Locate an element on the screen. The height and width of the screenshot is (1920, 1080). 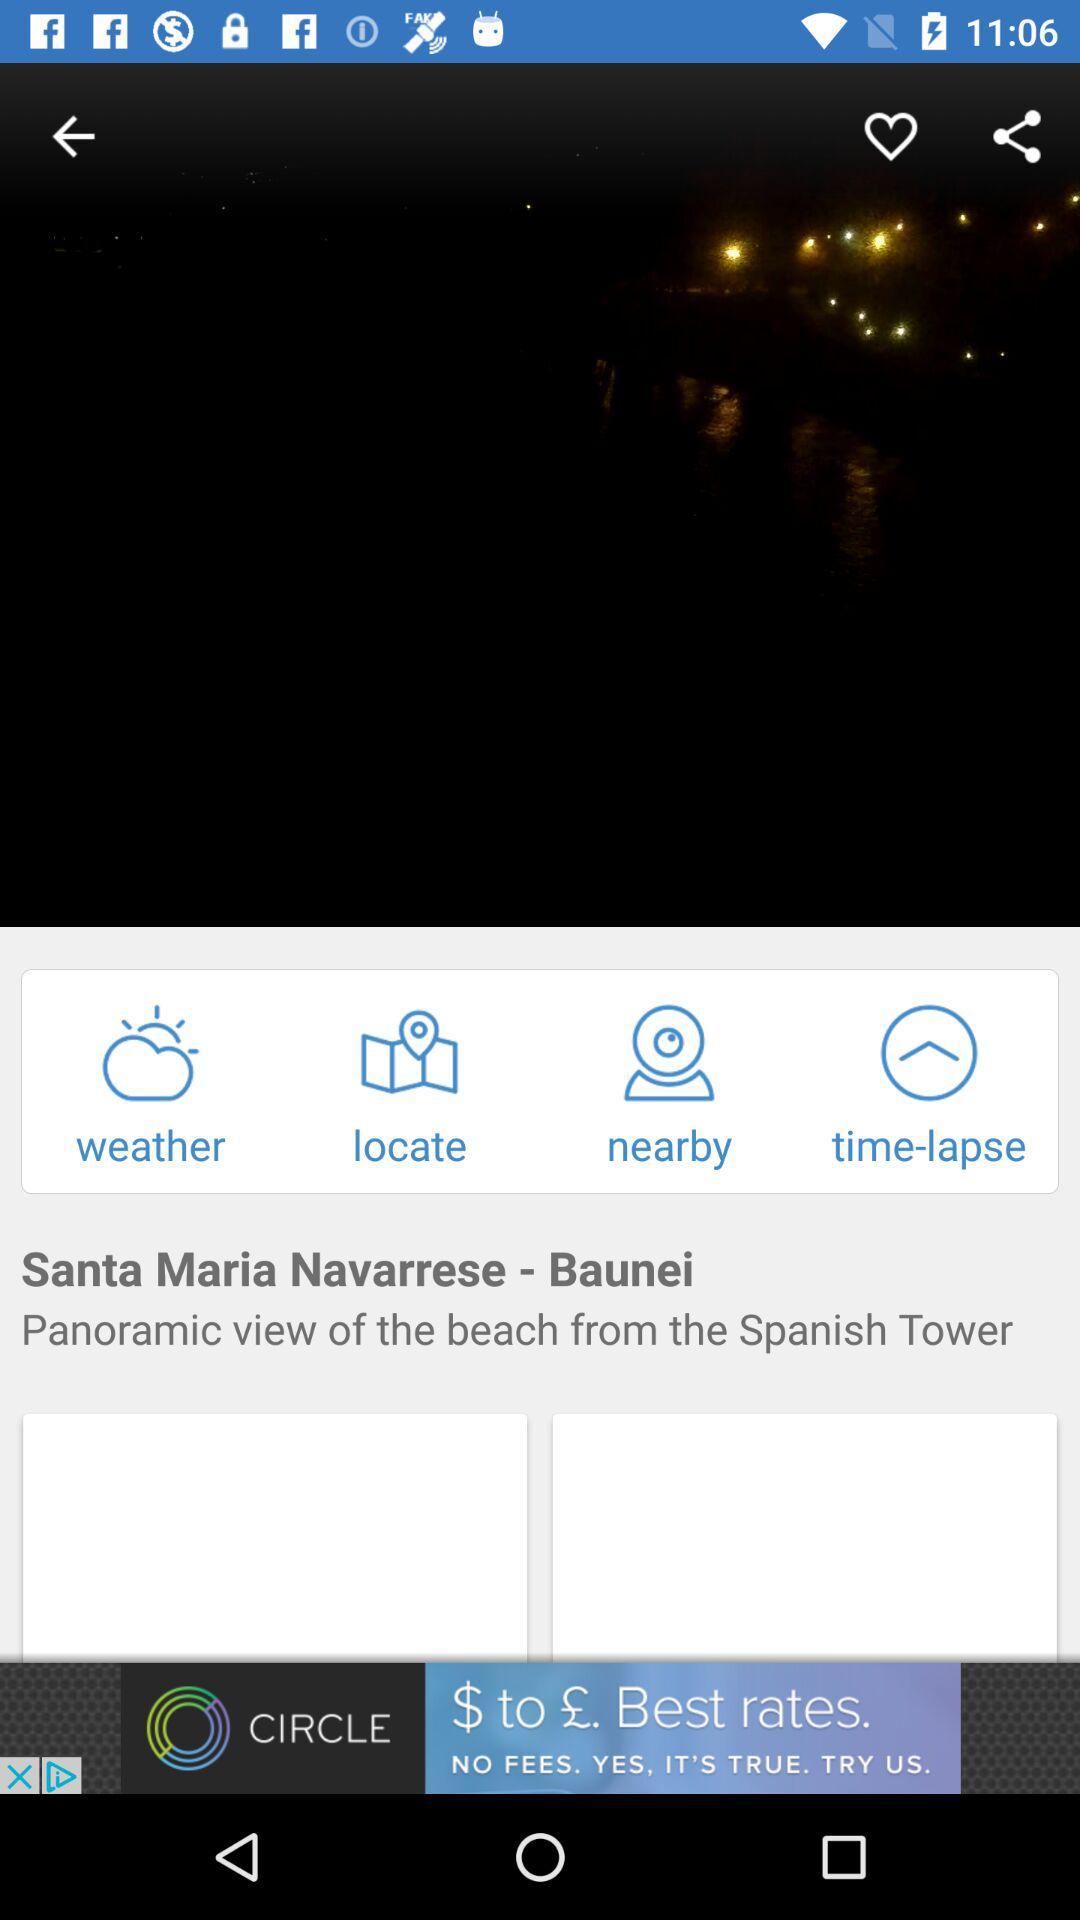
advertisement is located at coordinates (540, 1727).